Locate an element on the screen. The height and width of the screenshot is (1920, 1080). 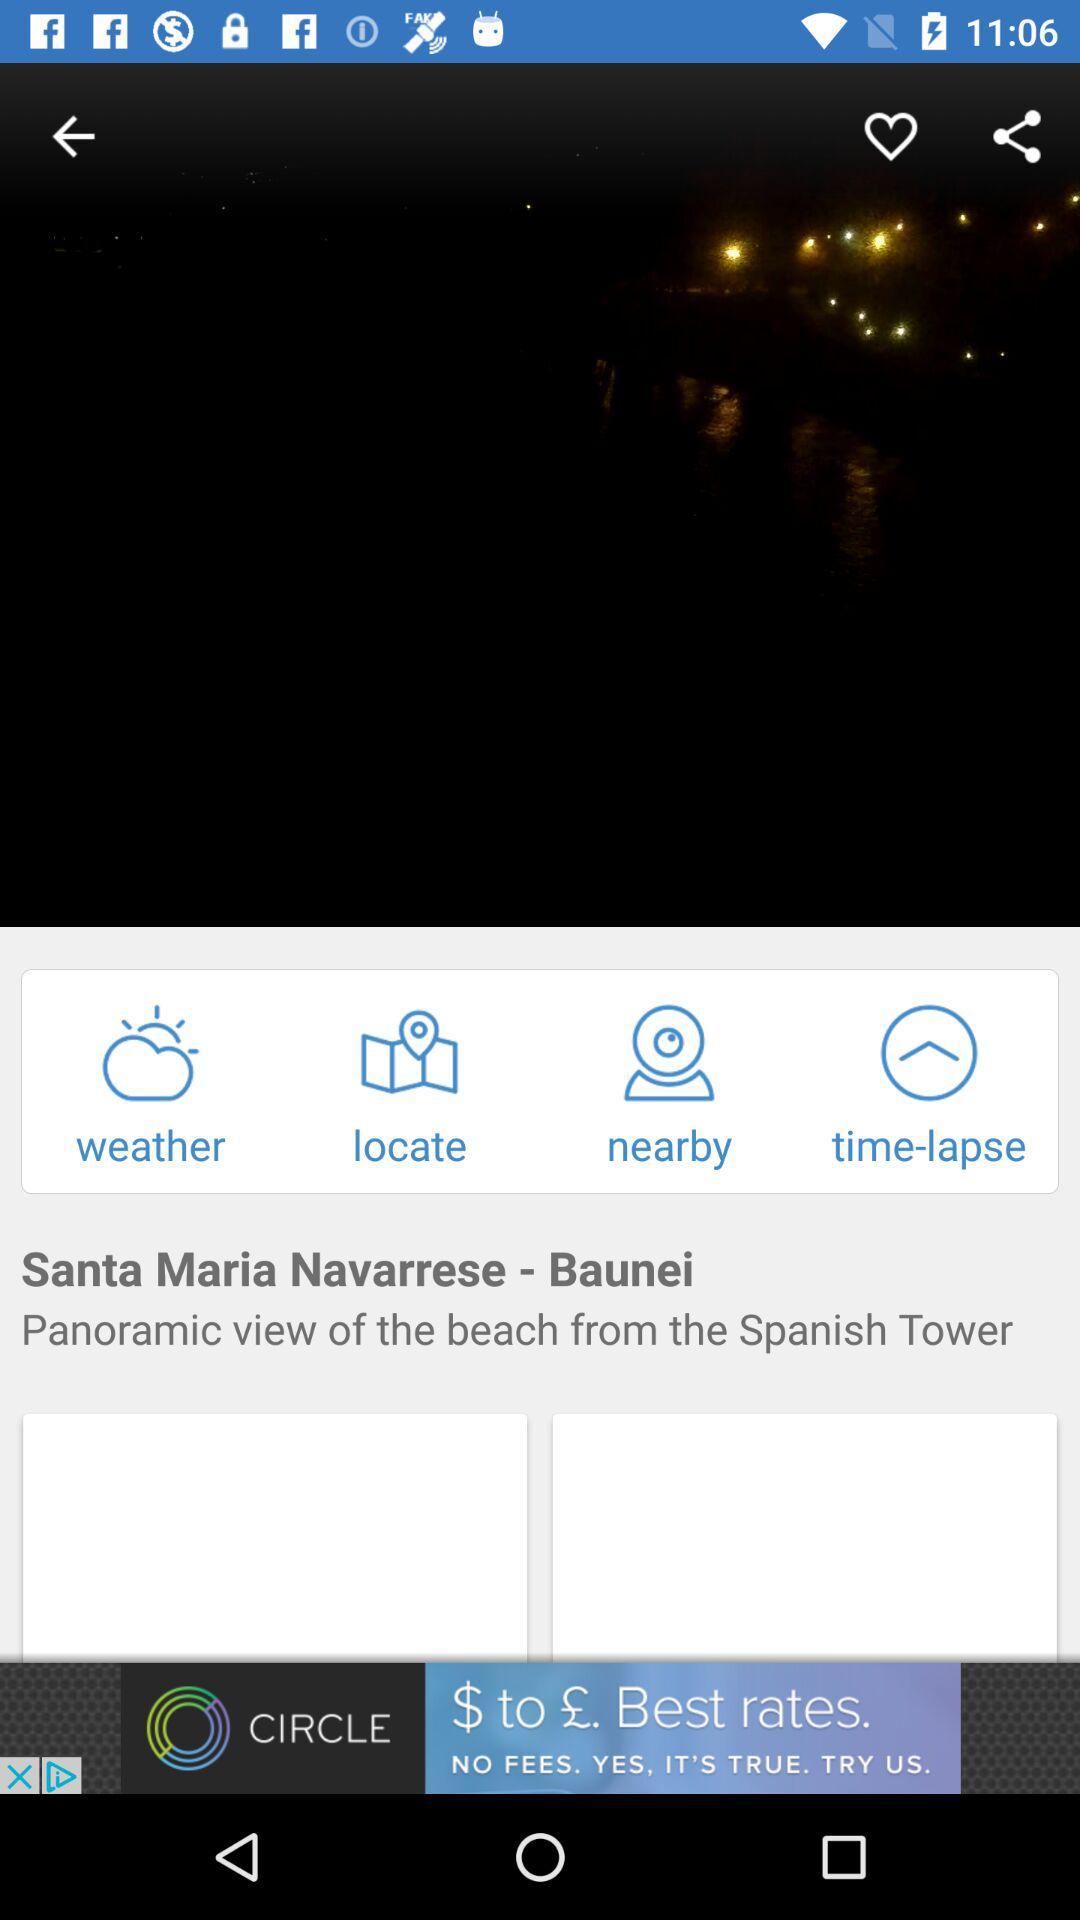
advertisement is located at coordinates (540, 1727).